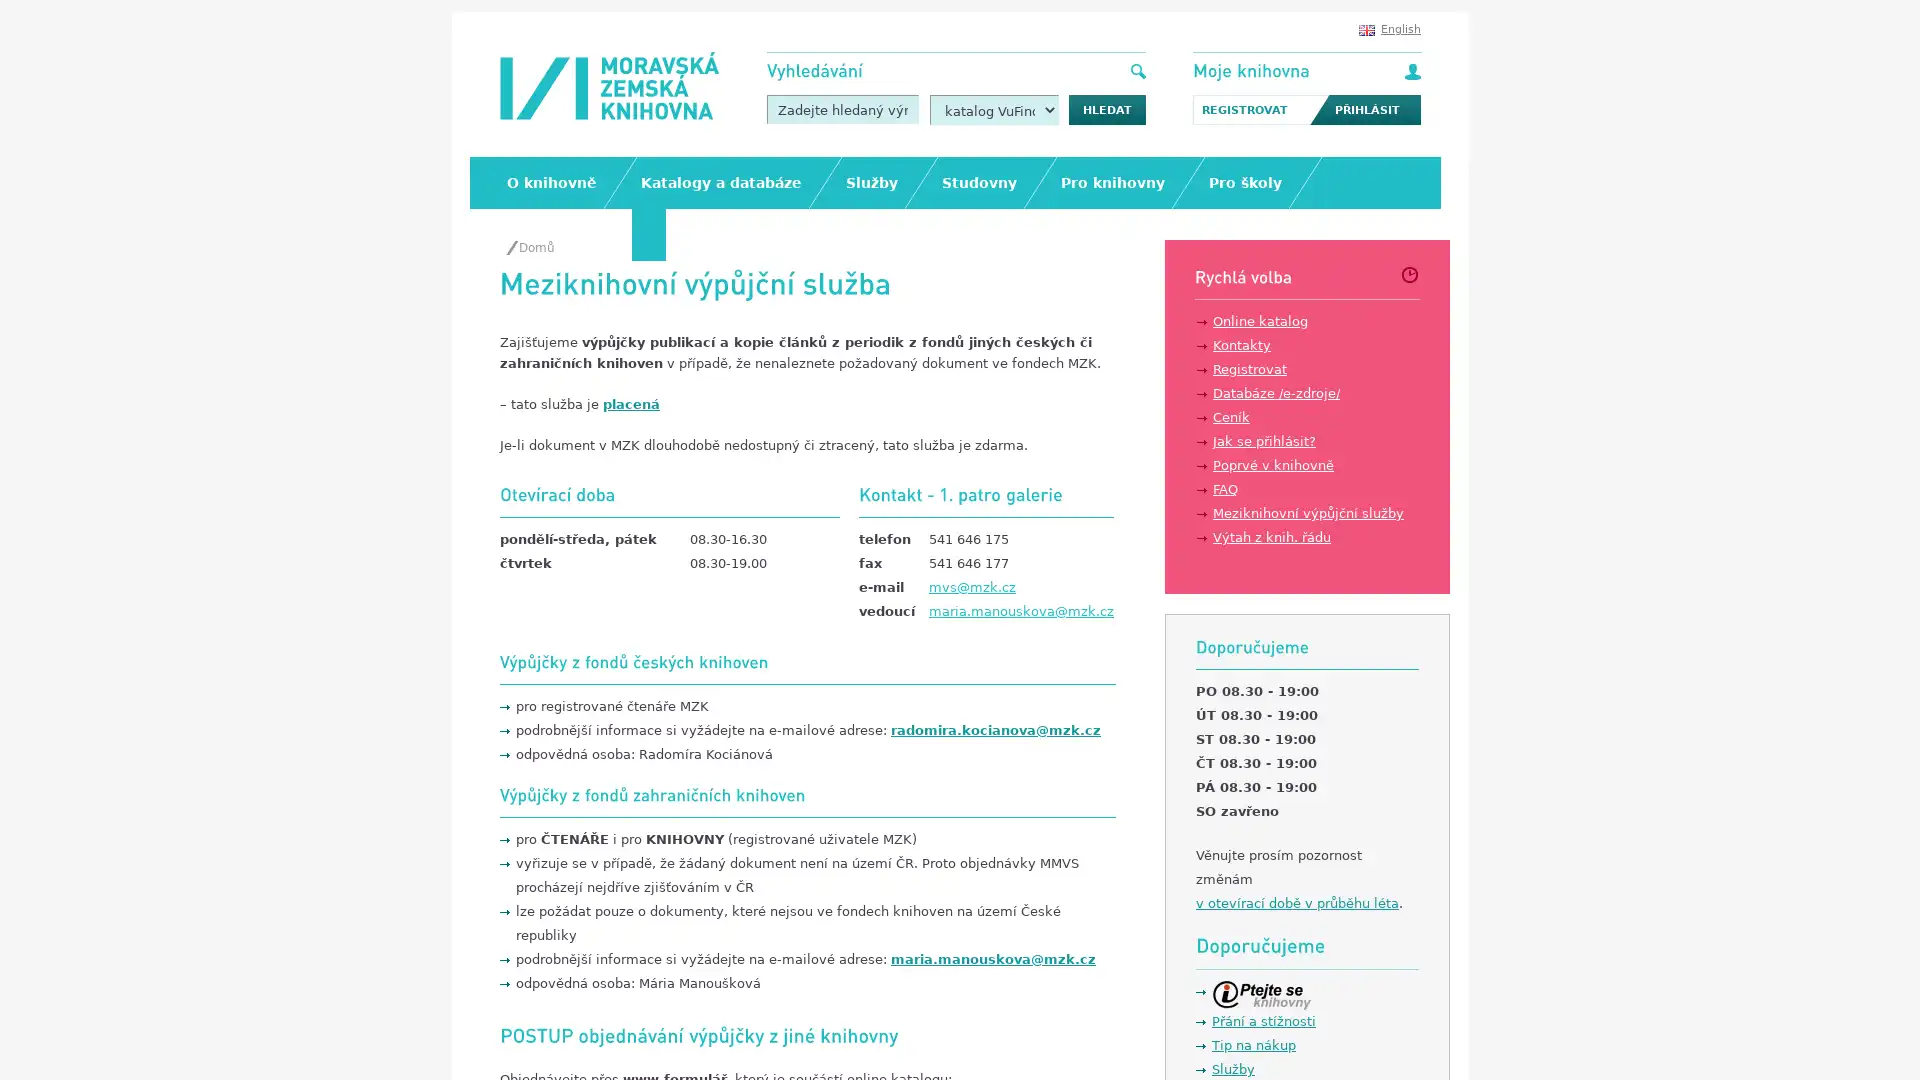  I want to click on Hledat, so click(1106, 110).